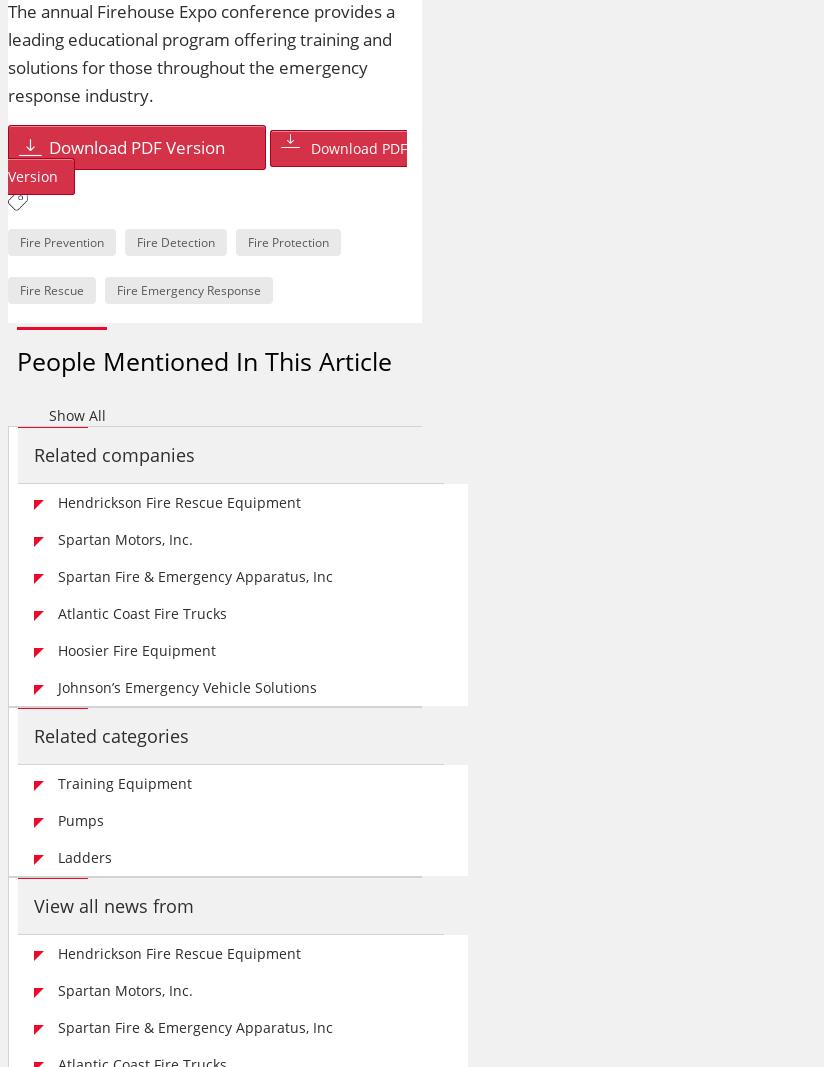  I want to click on 'Fire Emergency Response', so click(189, 290).